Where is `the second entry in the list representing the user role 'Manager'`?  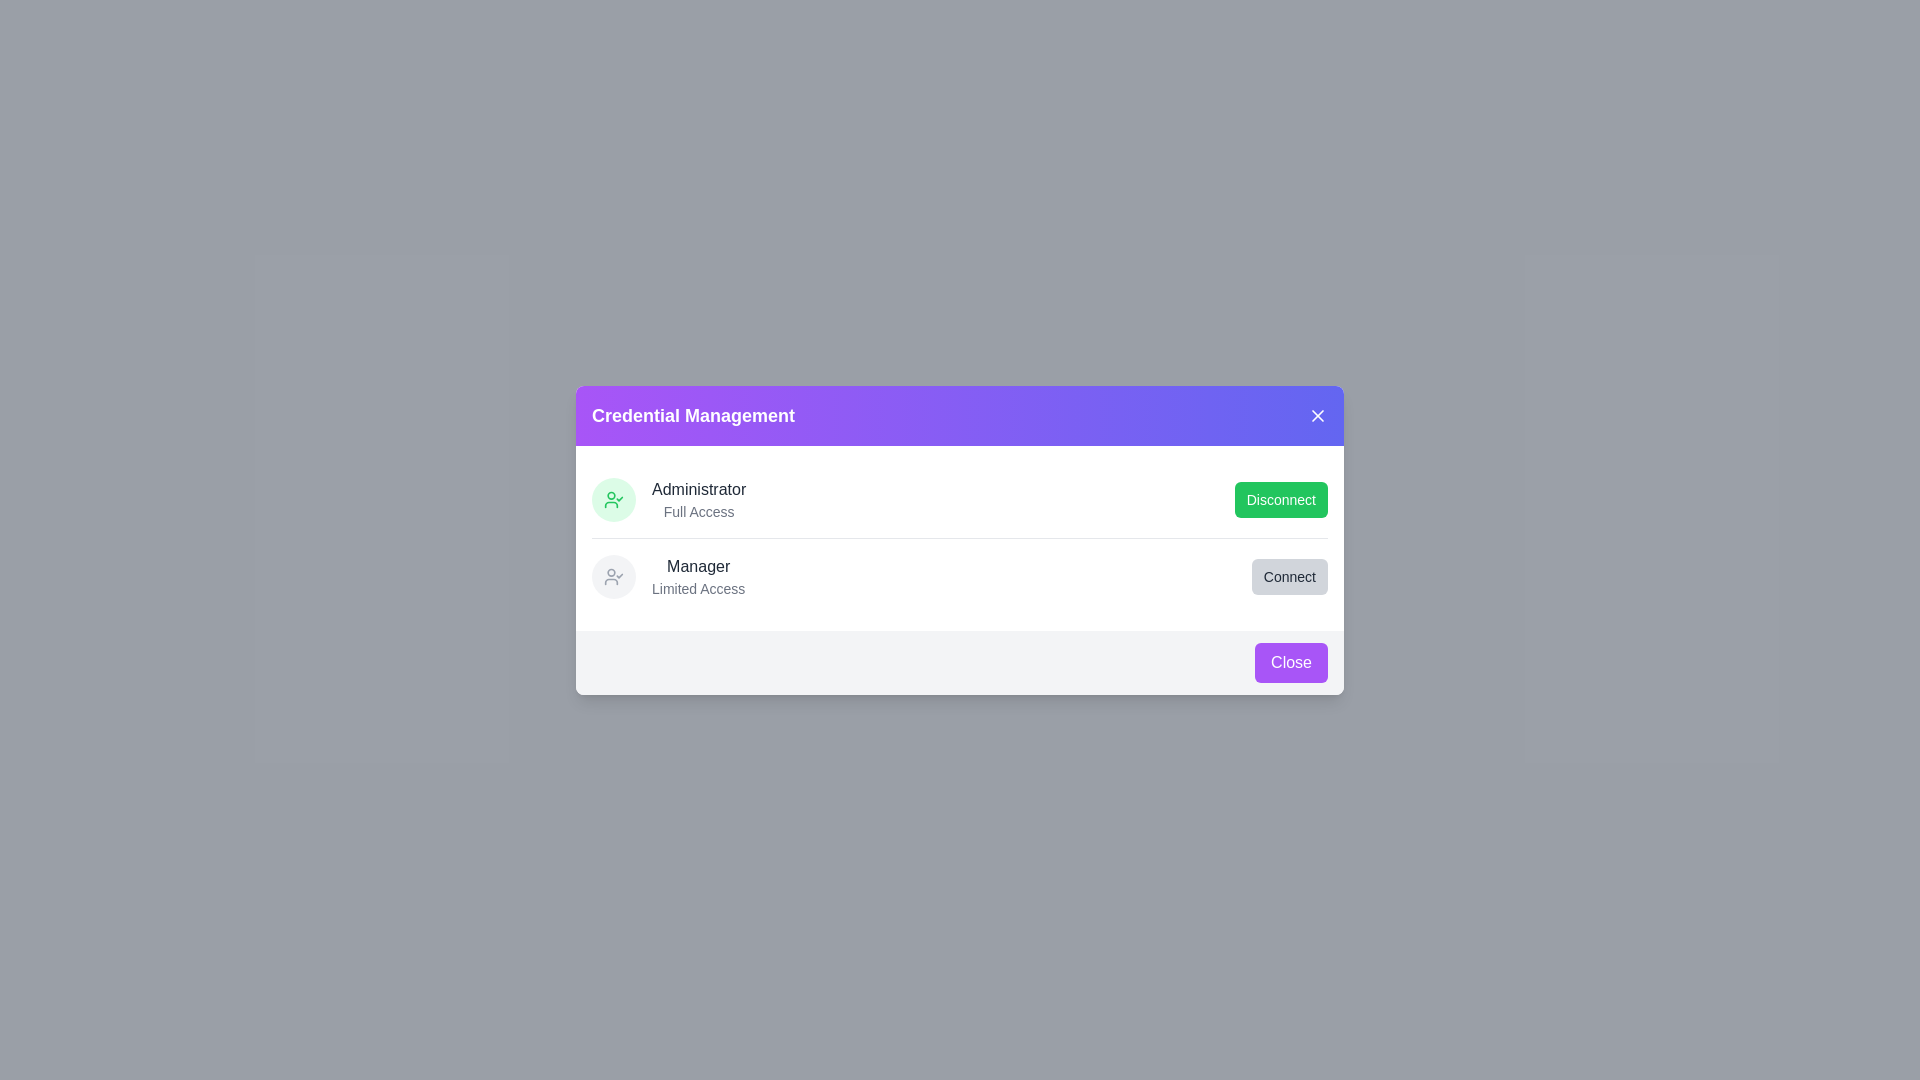 the second entry in the list representing the user role 'Manager' is located at coordinates (960, 575).